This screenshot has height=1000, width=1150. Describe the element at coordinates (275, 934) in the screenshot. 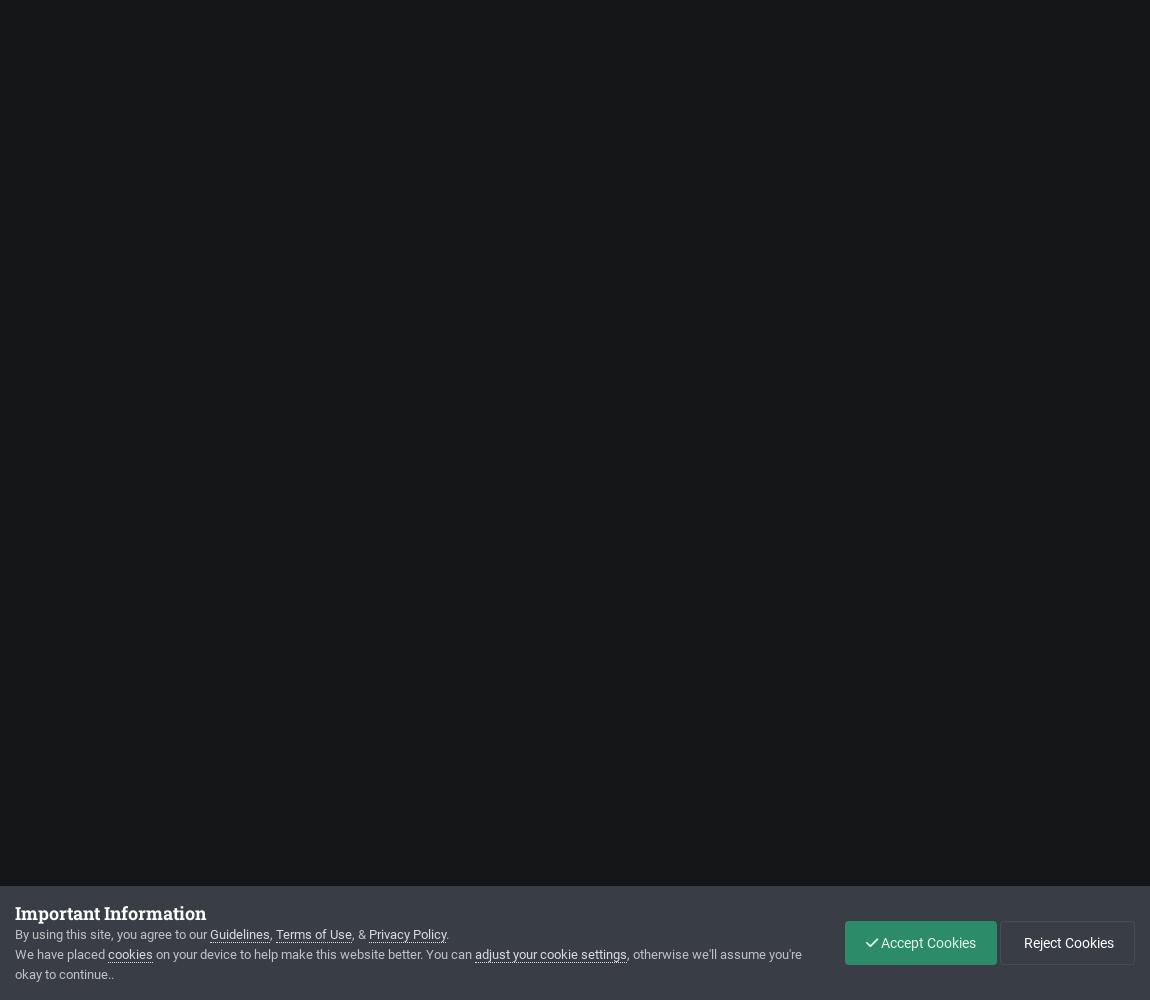

I see `'Terms of Use'` at that location.